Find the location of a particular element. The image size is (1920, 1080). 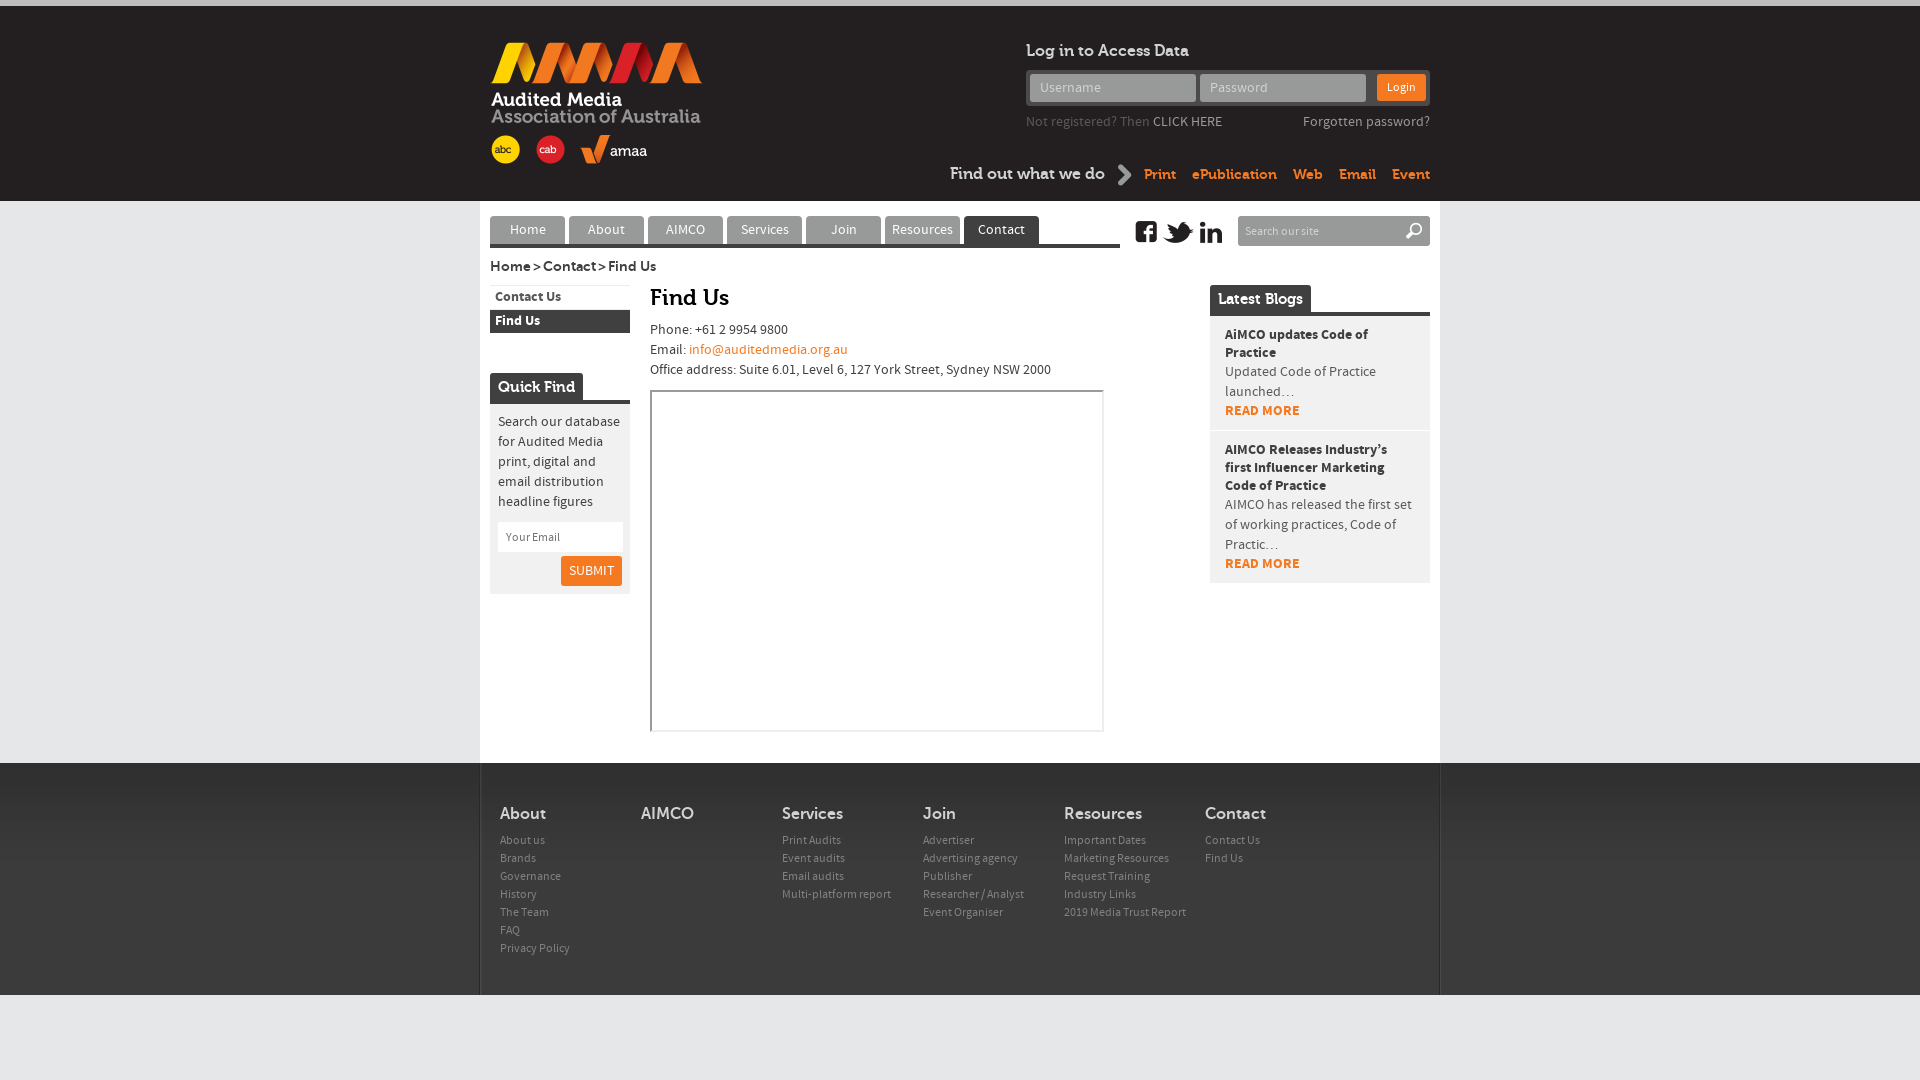

'Linkedin' is located at coordinates (1209, 230).